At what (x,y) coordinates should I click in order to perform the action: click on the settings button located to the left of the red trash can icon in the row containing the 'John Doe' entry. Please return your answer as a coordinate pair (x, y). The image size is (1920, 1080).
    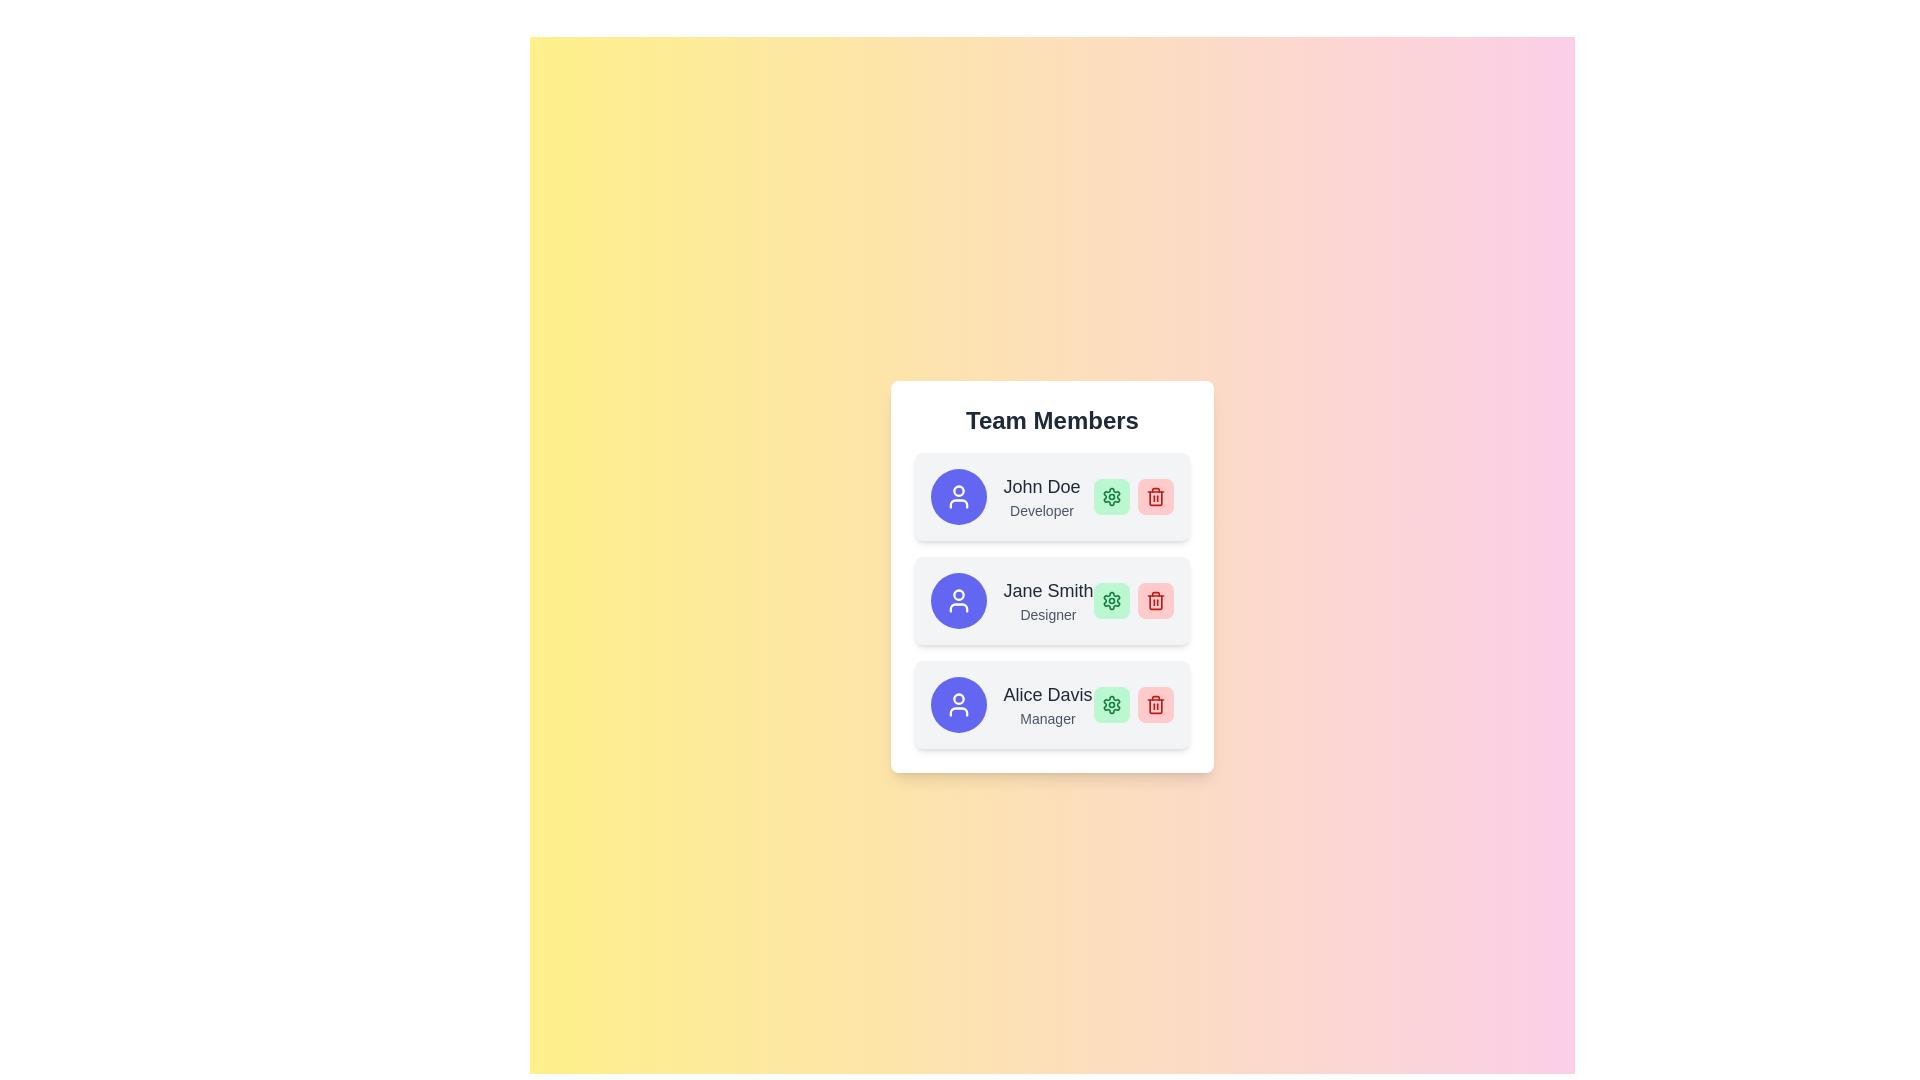
    Looking at the image, I should click on (1110, 496).